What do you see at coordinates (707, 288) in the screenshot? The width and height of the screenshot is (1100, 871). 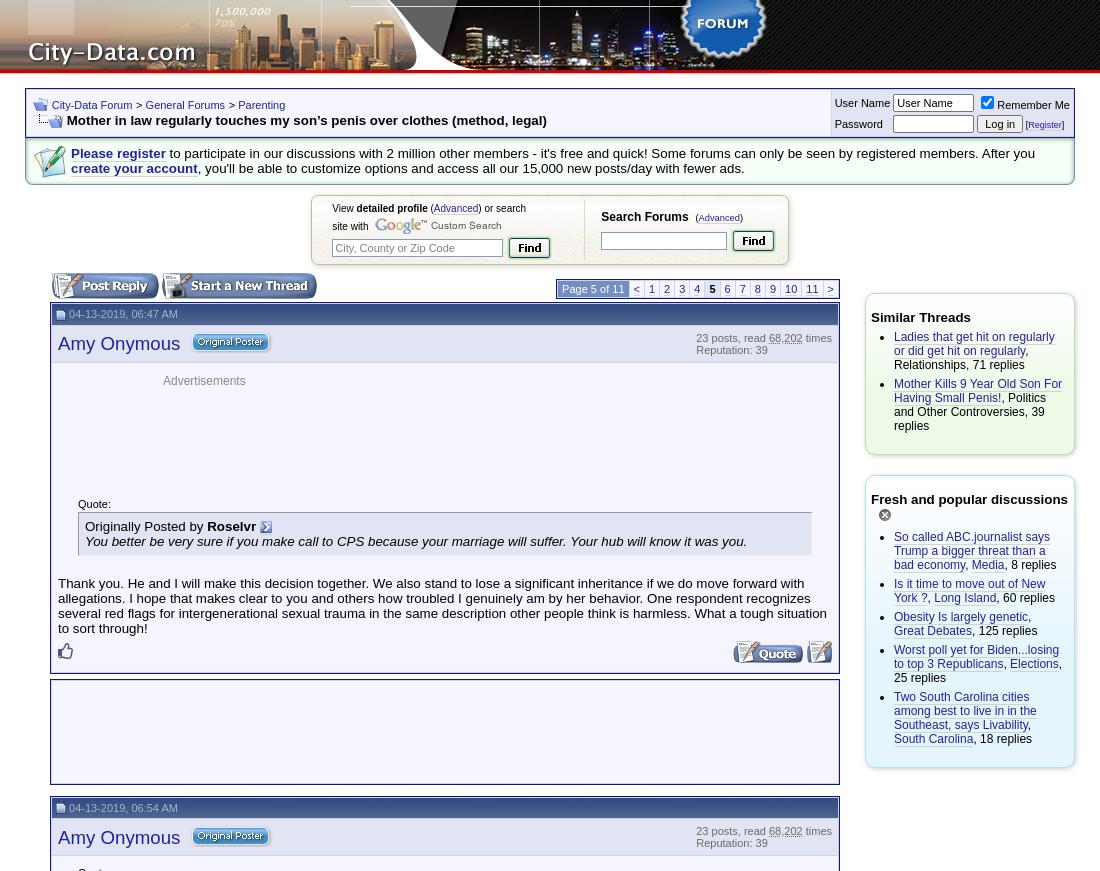 I see `'5'` at bounding box center [707, 288].